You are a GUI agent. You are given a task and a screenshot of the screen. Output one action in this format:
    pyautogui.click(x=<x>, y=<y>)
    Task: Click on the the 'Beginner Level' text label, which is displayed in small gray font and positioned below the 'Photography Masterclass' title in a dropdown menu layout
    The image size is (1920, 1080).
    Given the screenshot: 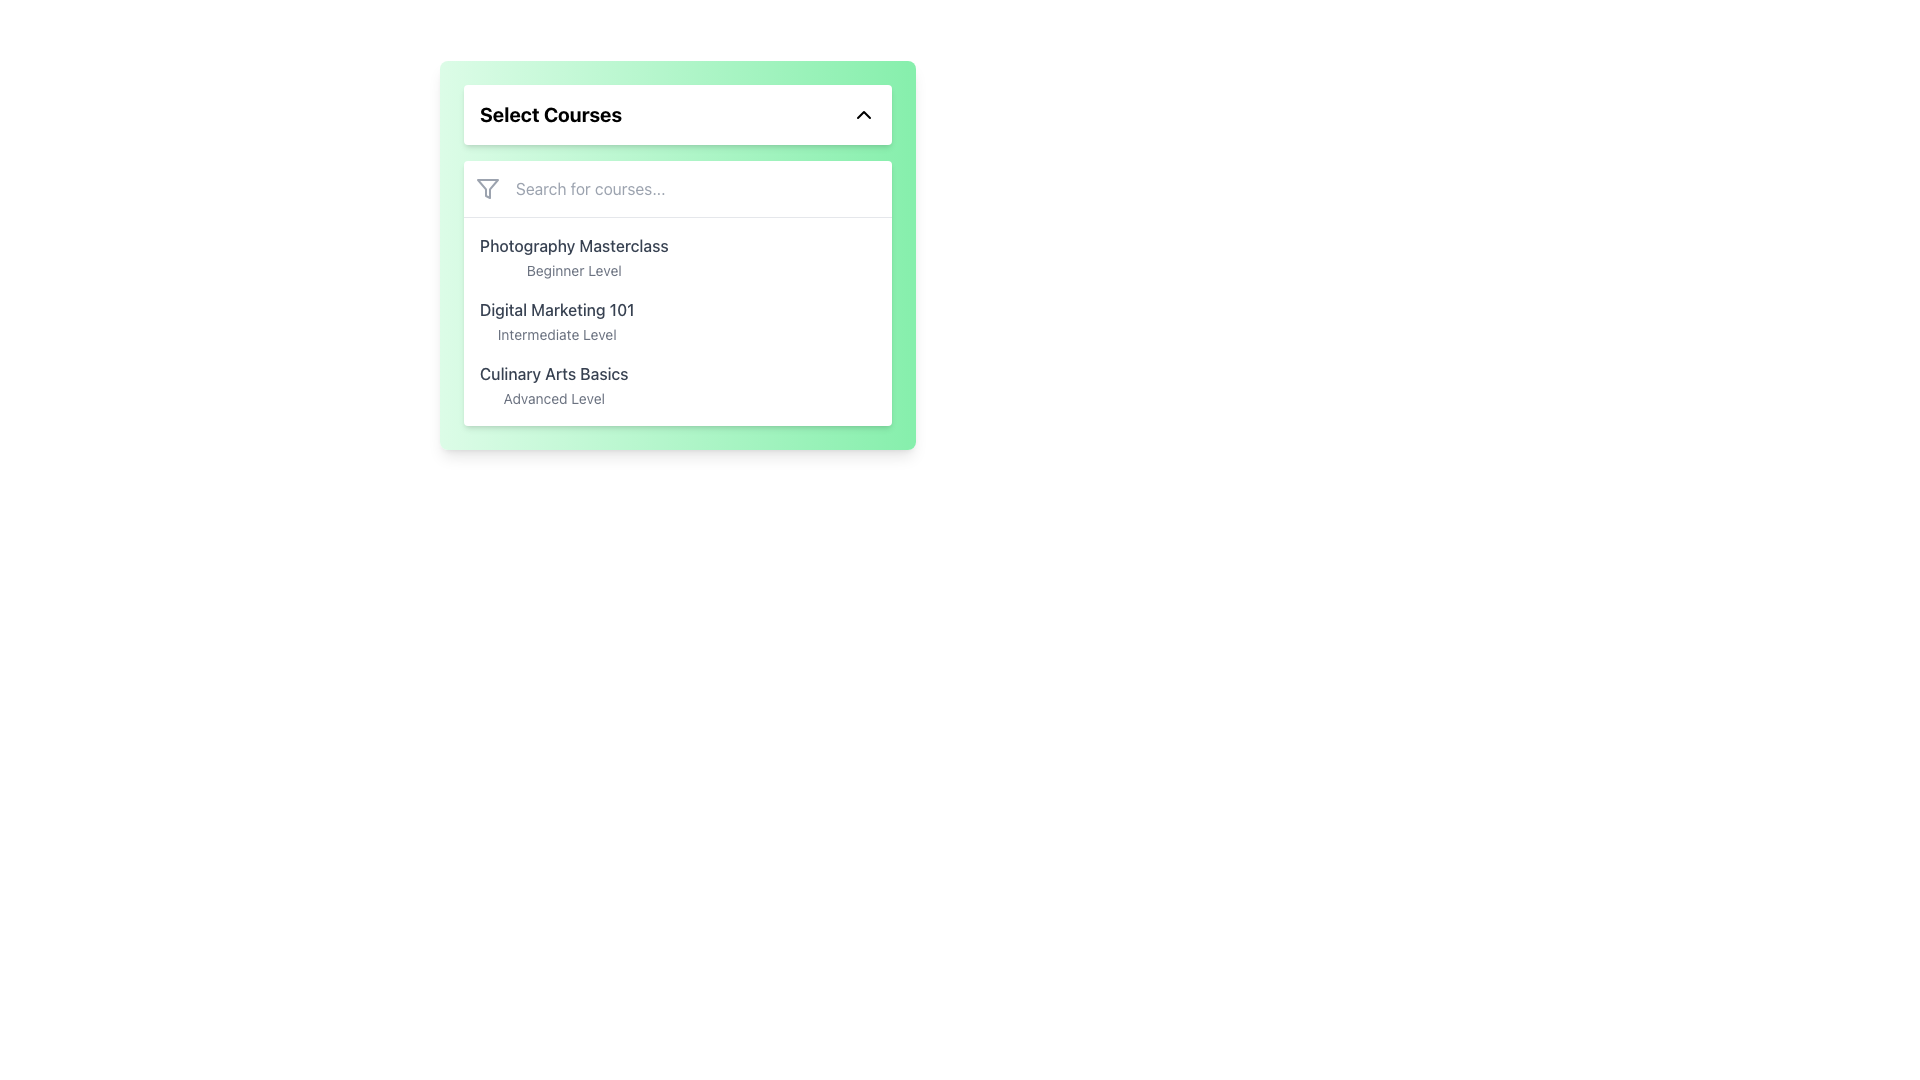 What is the action you would take?
    pyautogui.click(x=573, y=270)
    